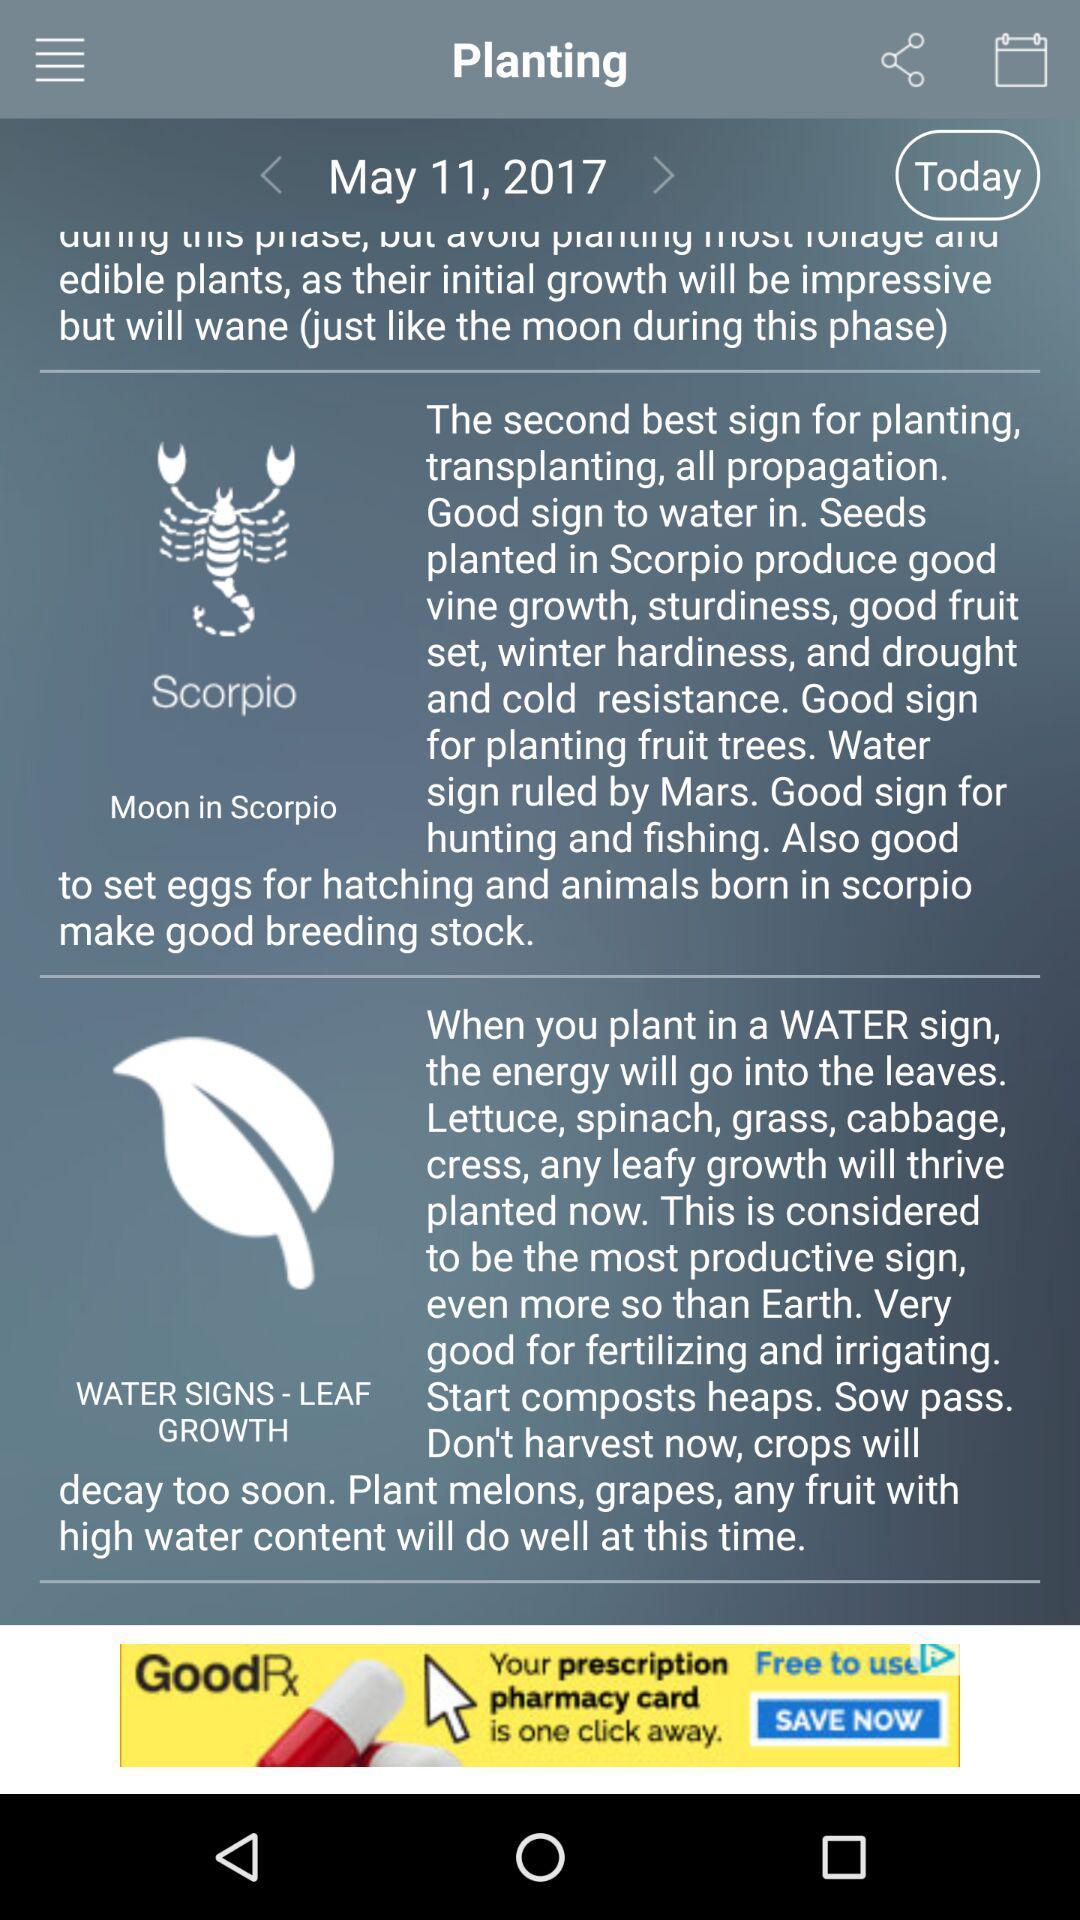 This screenshot has width=1080, height=1920. I want to click on the arrow_backward icon, so click(271, 187).